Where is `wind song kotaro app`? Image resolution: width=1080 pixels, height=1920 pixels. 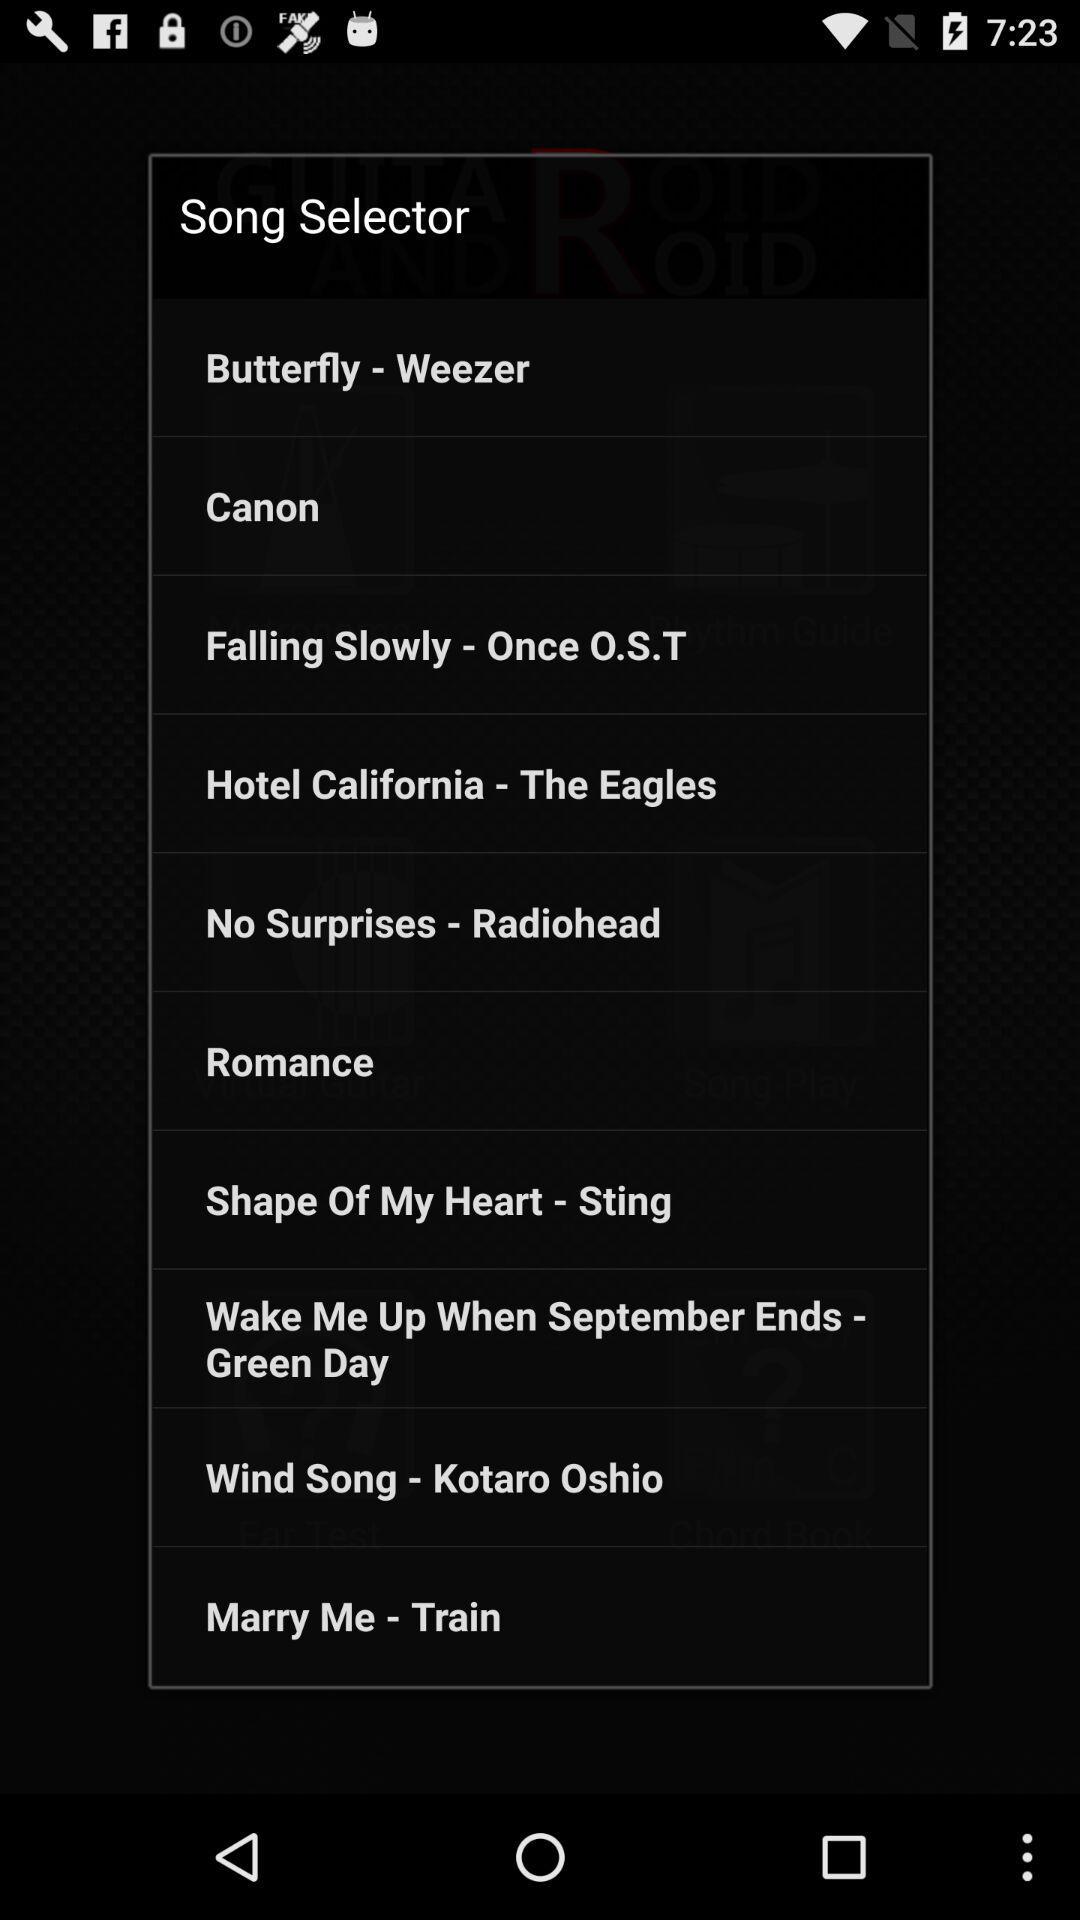 wind song kotaro app is located at coordinates (407, 1477).